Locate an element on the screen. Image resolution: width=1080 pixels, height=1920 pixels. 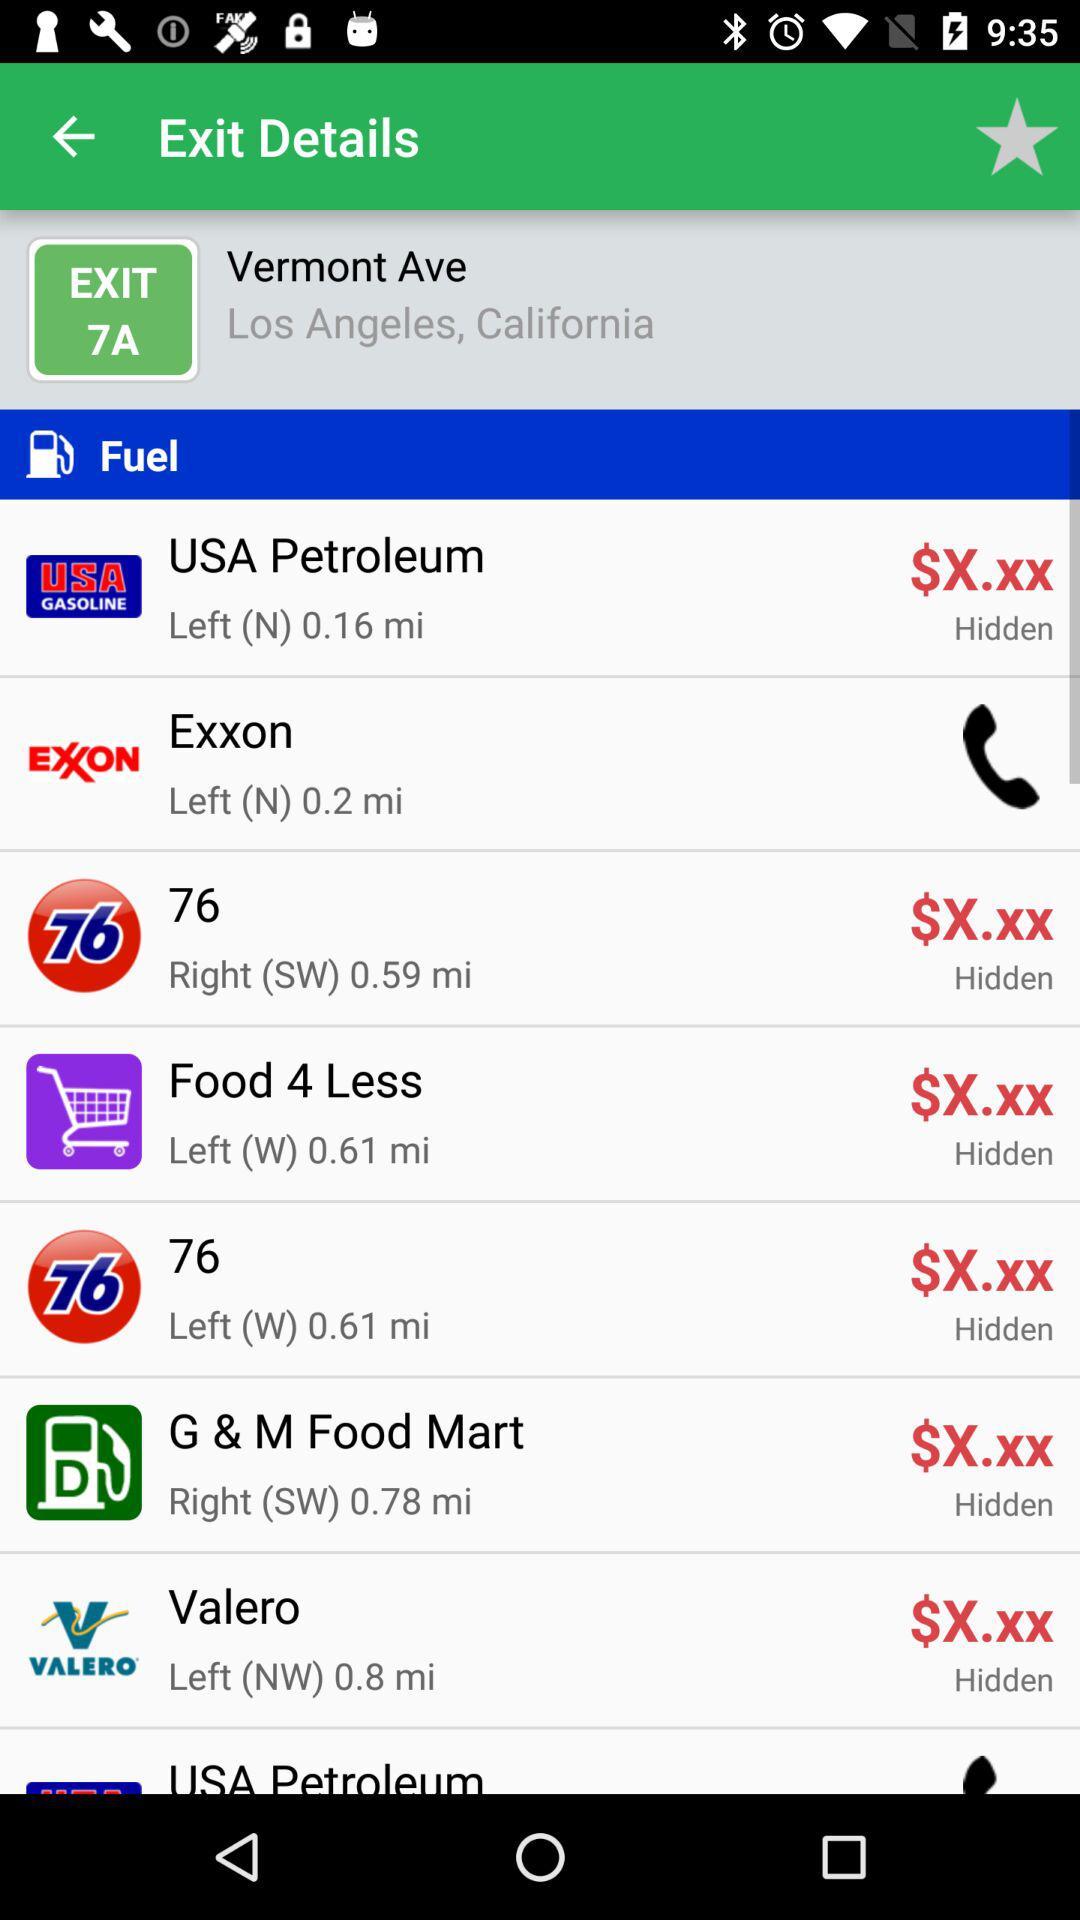
app next to exit details icon is located at coordinates (72, 135).